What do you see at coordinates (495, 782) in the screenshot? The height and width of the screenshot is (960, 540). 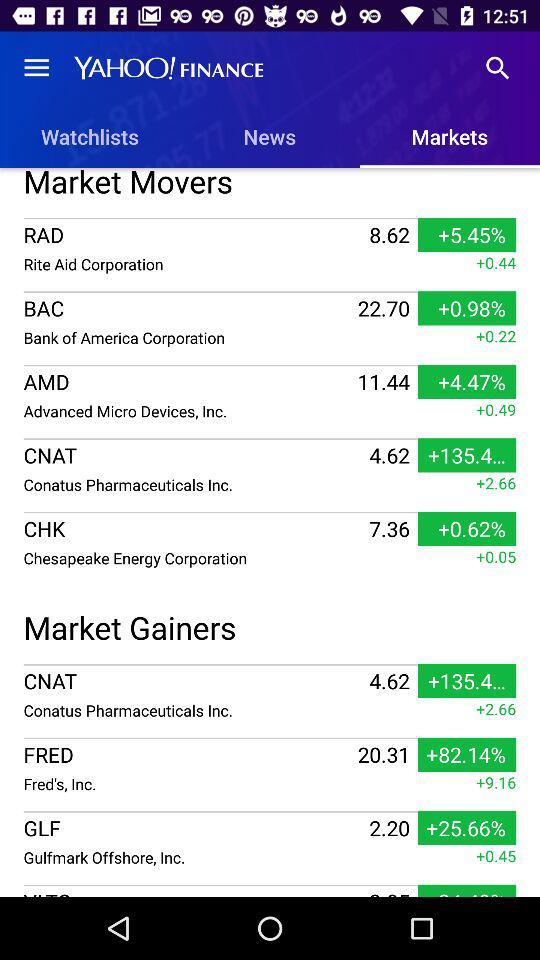 I see `item to the right of 20.31` at bounding box center [495, 782].